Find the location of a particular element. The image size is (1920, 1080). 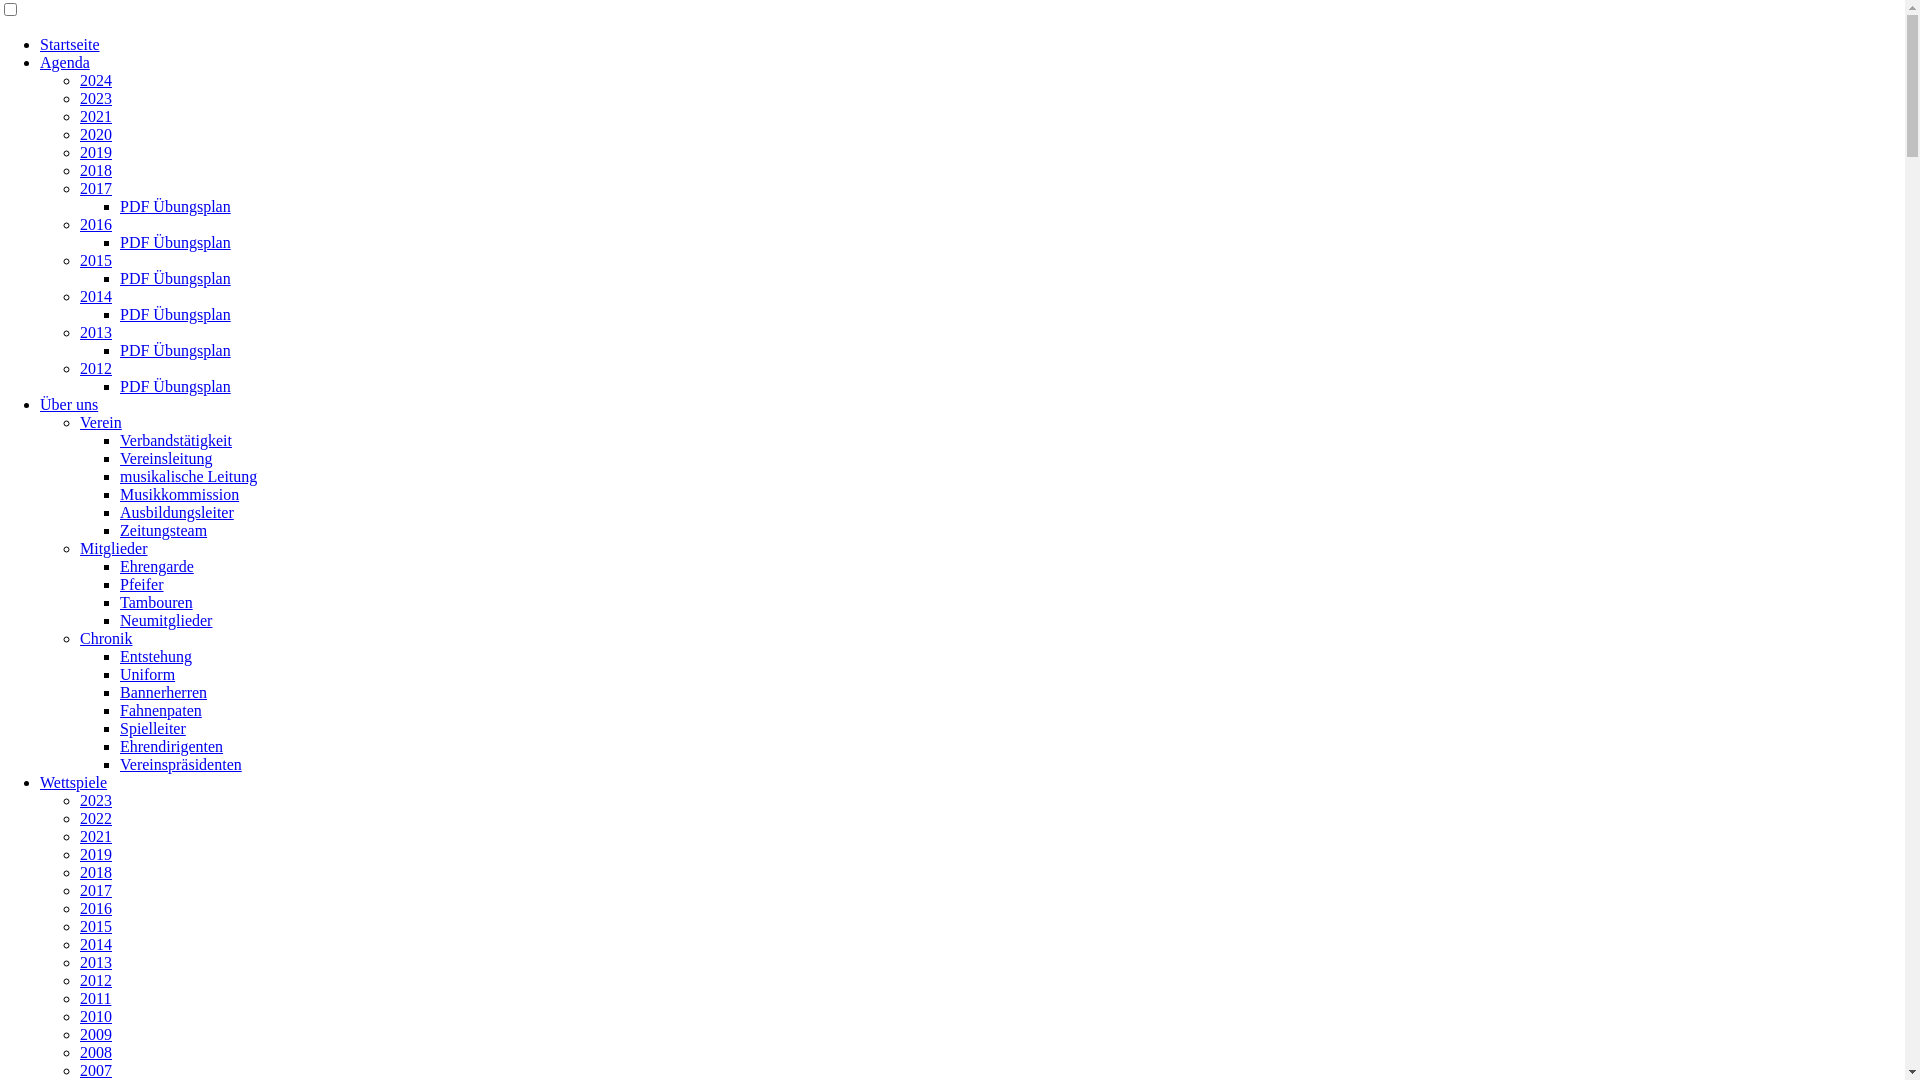

'Neumitglieder' is located at coordinates (166, 619).